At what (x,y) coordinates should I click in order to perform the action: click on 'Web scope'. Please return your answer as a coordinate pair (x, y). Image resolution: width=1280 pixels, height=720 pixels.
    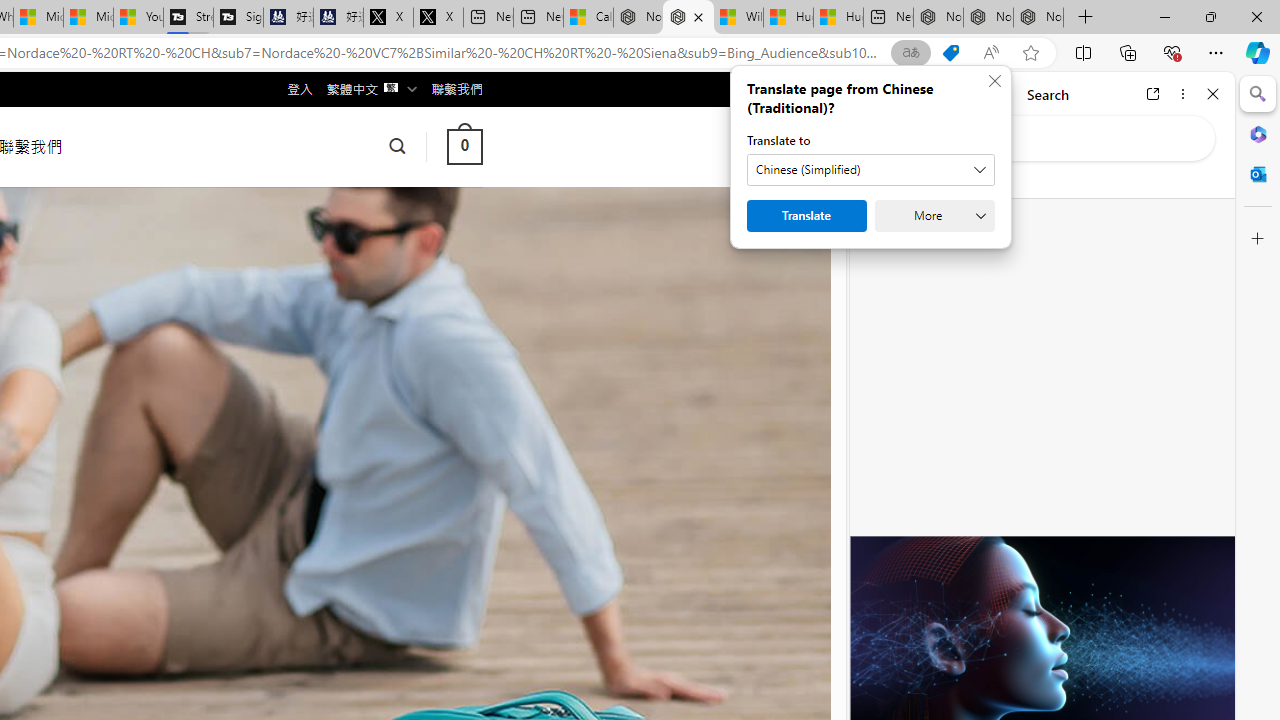
    Looking at the image, I should click on (881, 180).